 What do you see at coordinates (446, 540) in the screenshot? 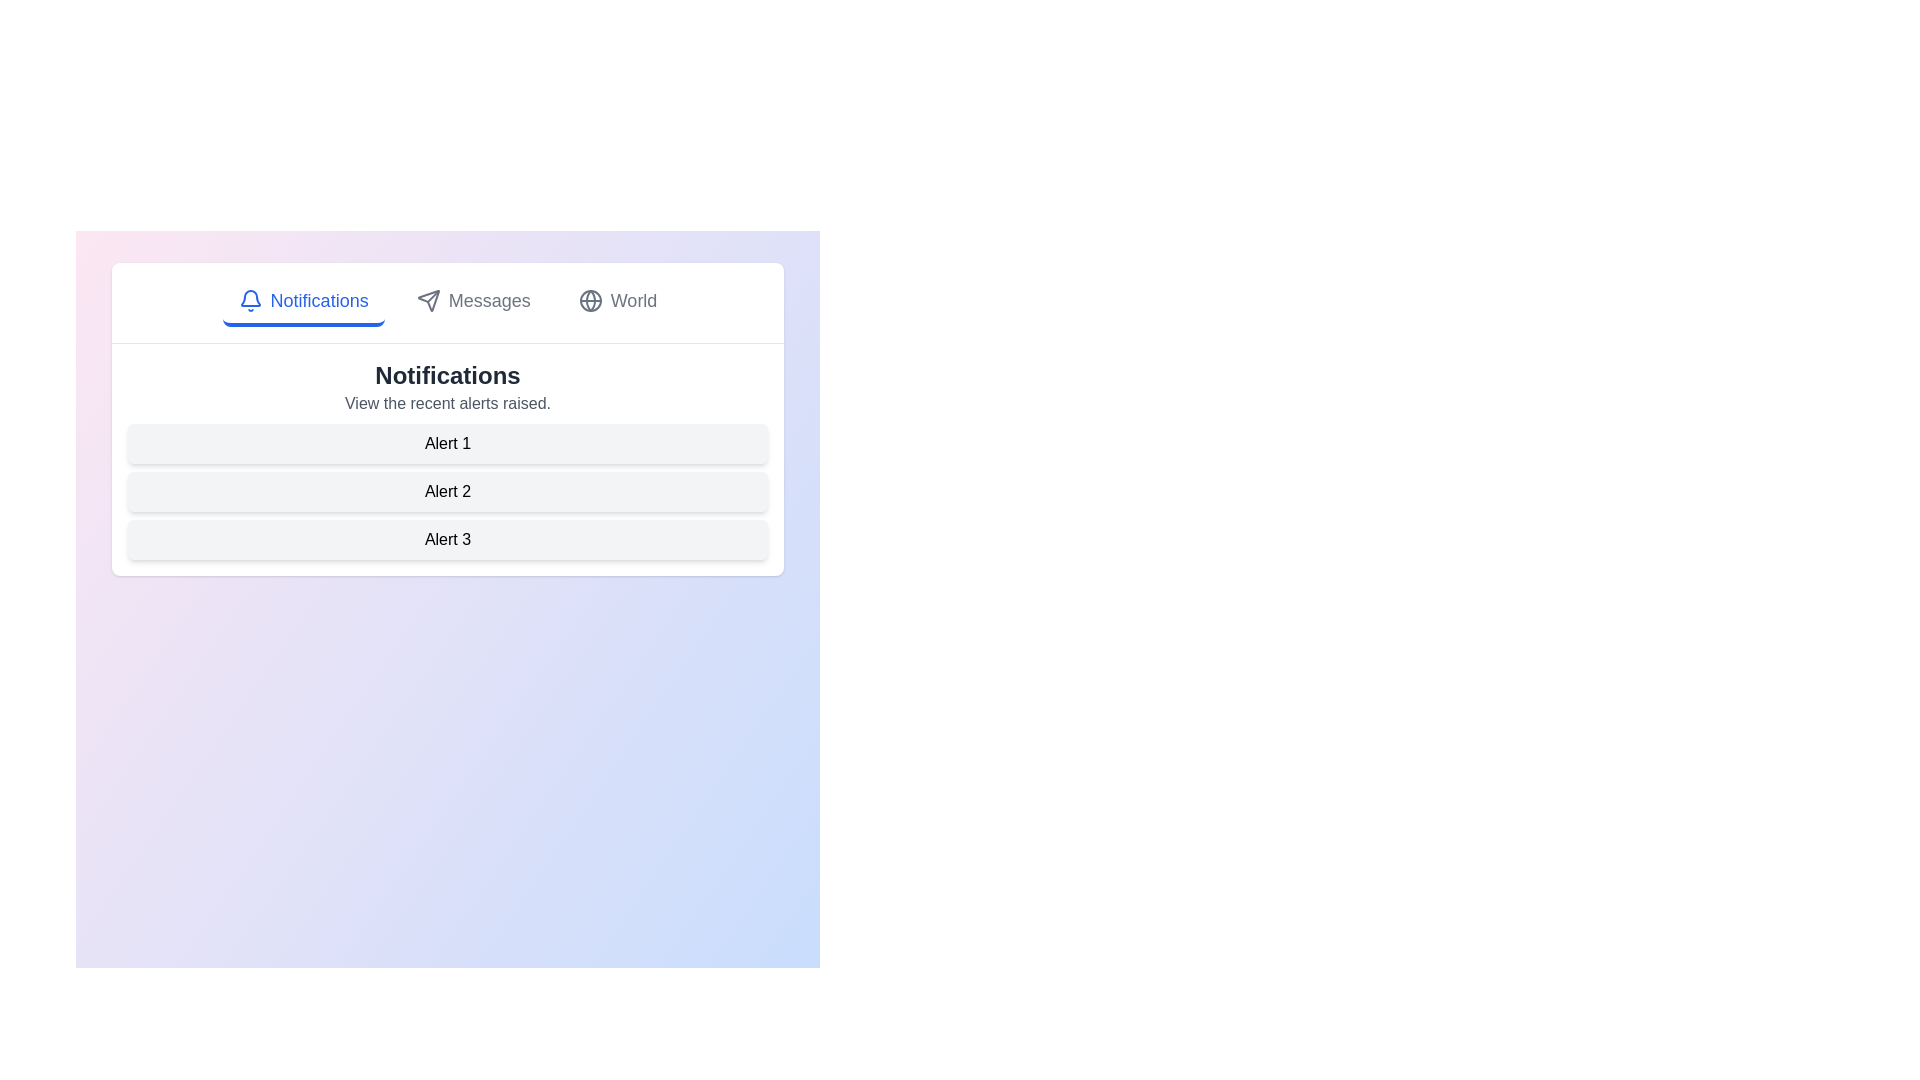
I see `the item Alert 3 from the list` at bounding box center [446, 540].